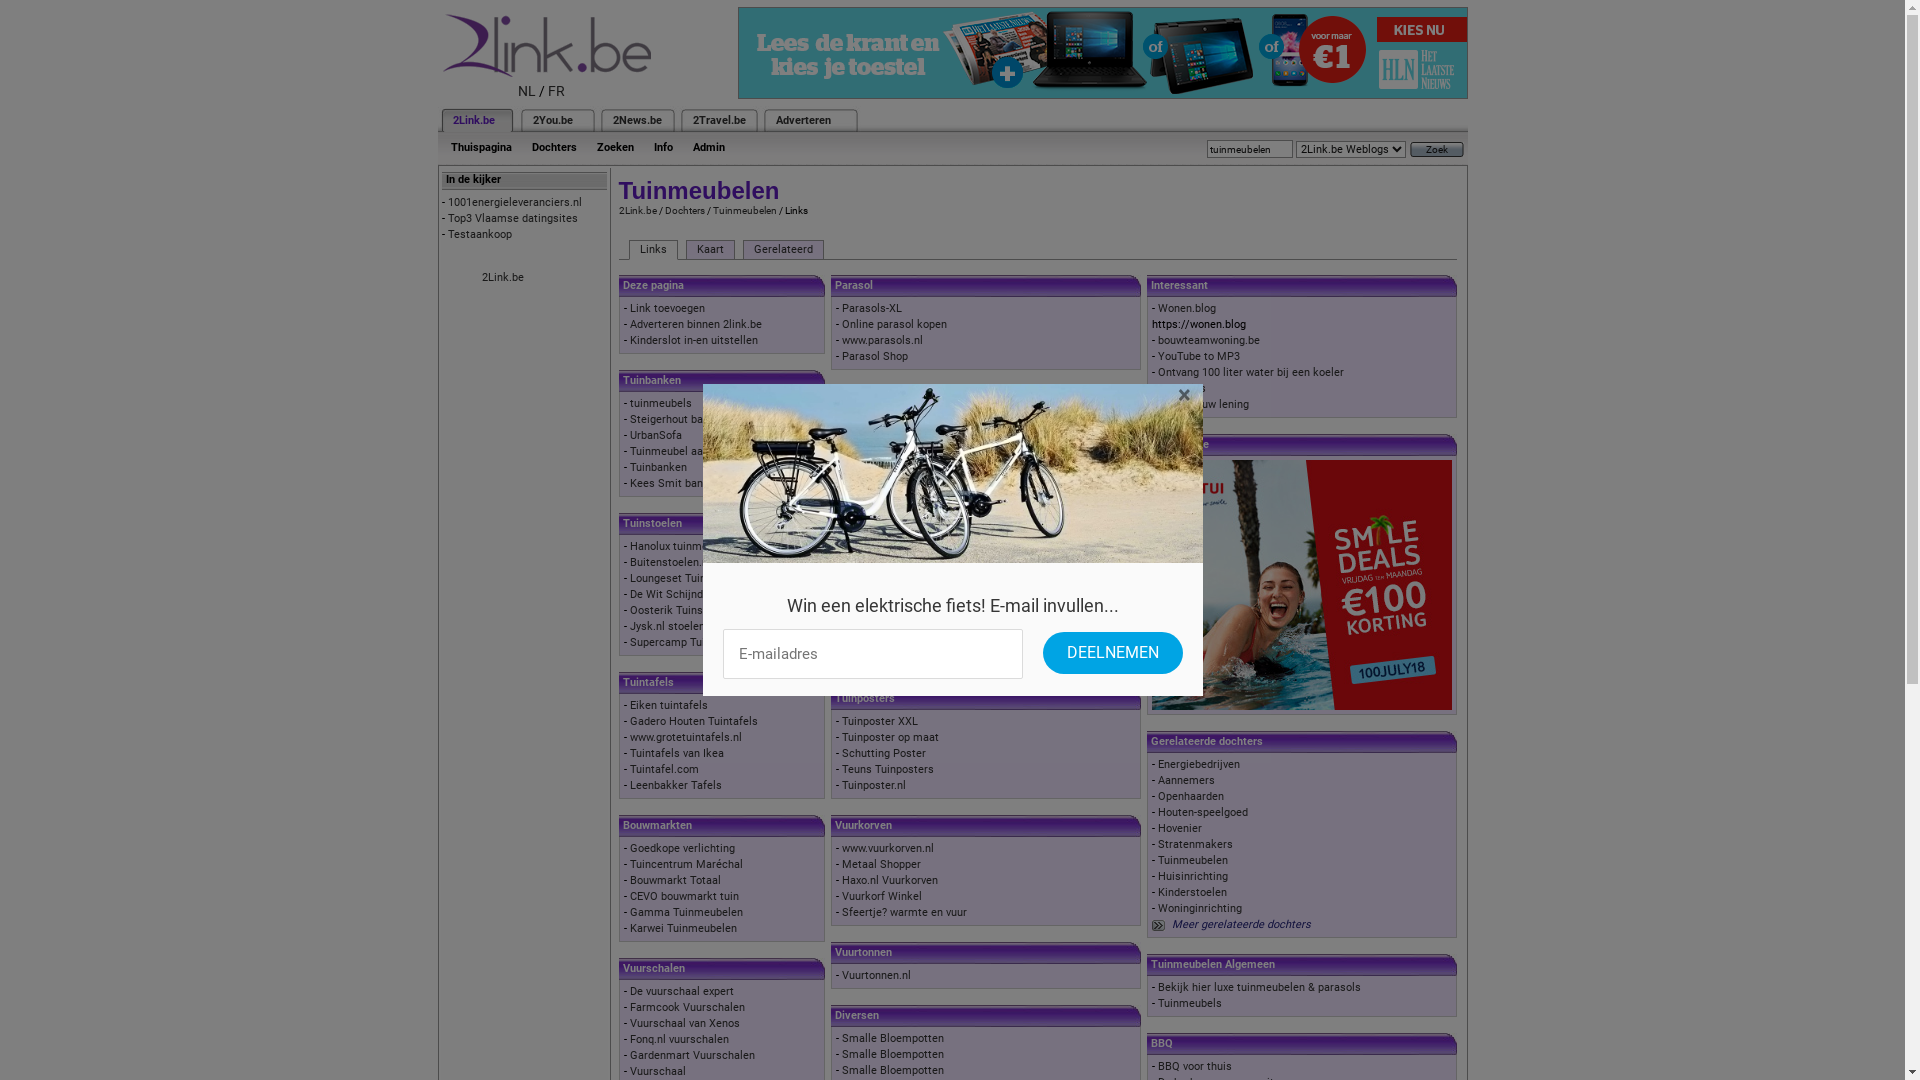 This screenshot has width=1920, height=1080. Describe the element at coordinates (708, 146) in the screenshot. I see `'Admin'` at that location.